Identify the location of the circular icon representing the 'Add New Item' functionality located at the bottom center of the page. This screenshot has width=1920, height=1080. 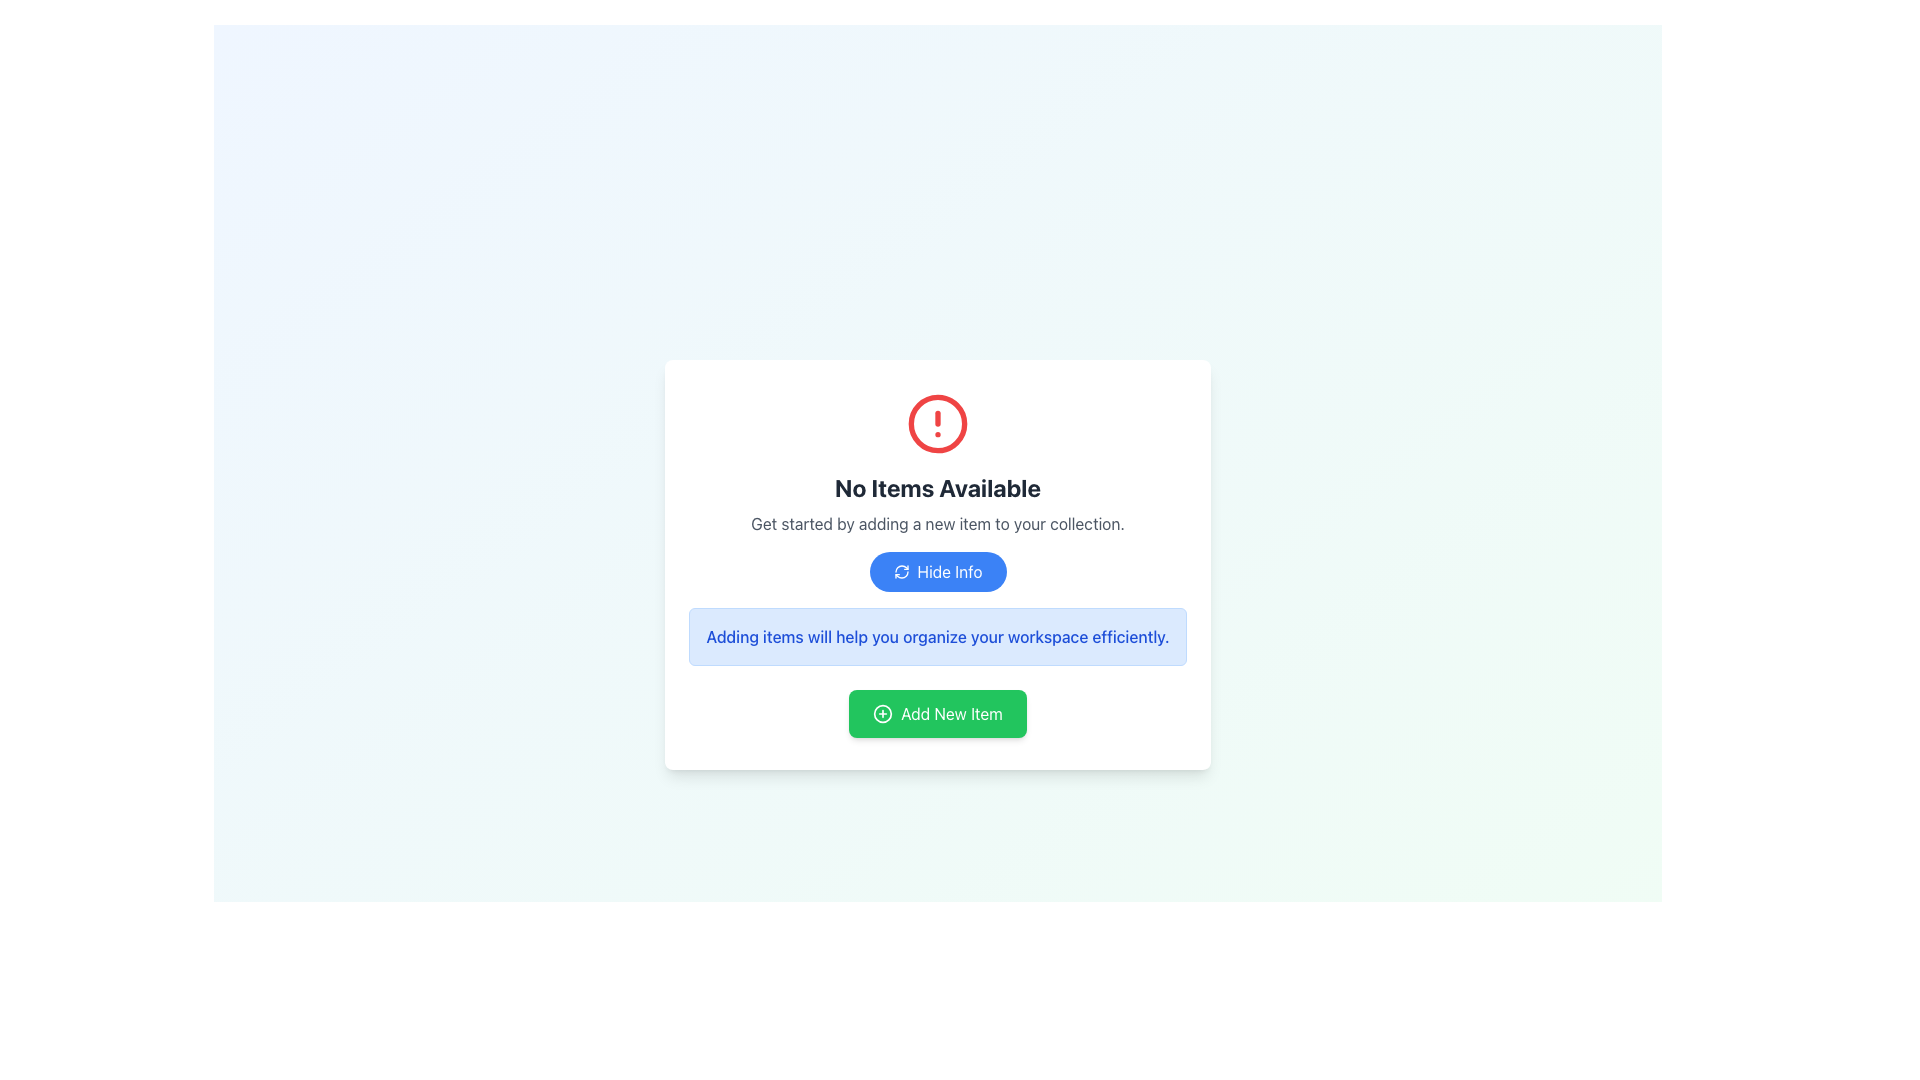
(882, 712).